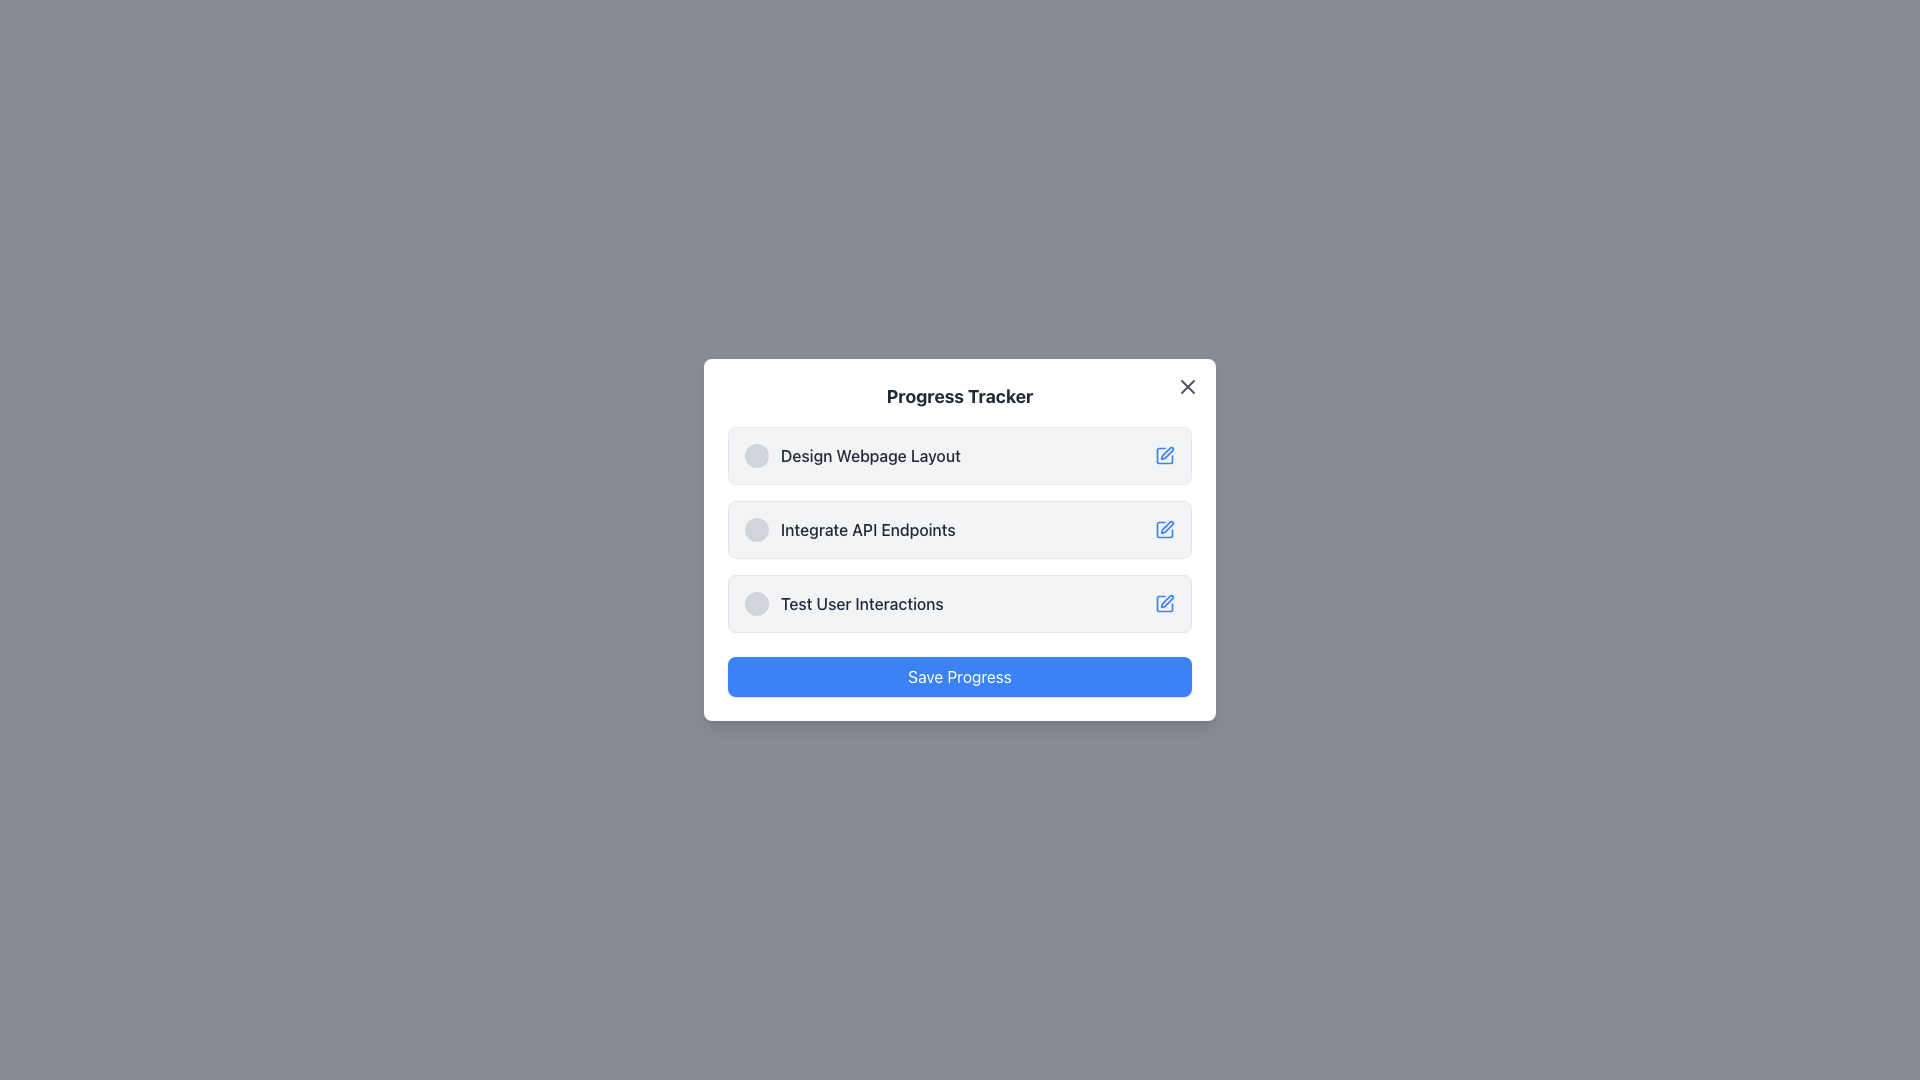  What do you see at coordinates (1188, 386) in the screenshot?
I see `the close button located at the top-right corner of the modal dialog` at bounding box center [1188, 386].